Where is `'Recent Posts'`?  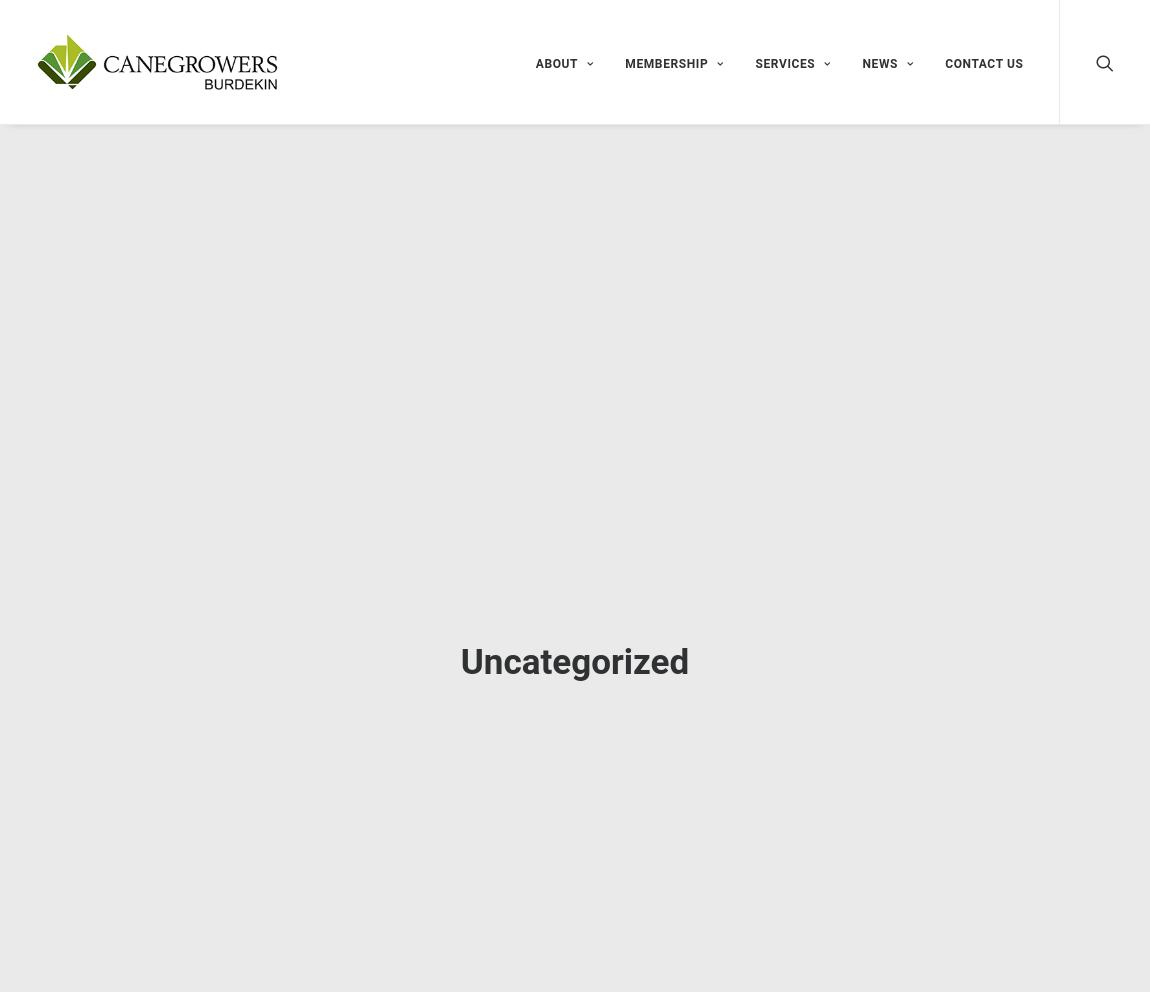 'Recent Posts' is located at coordinates (835, 444).